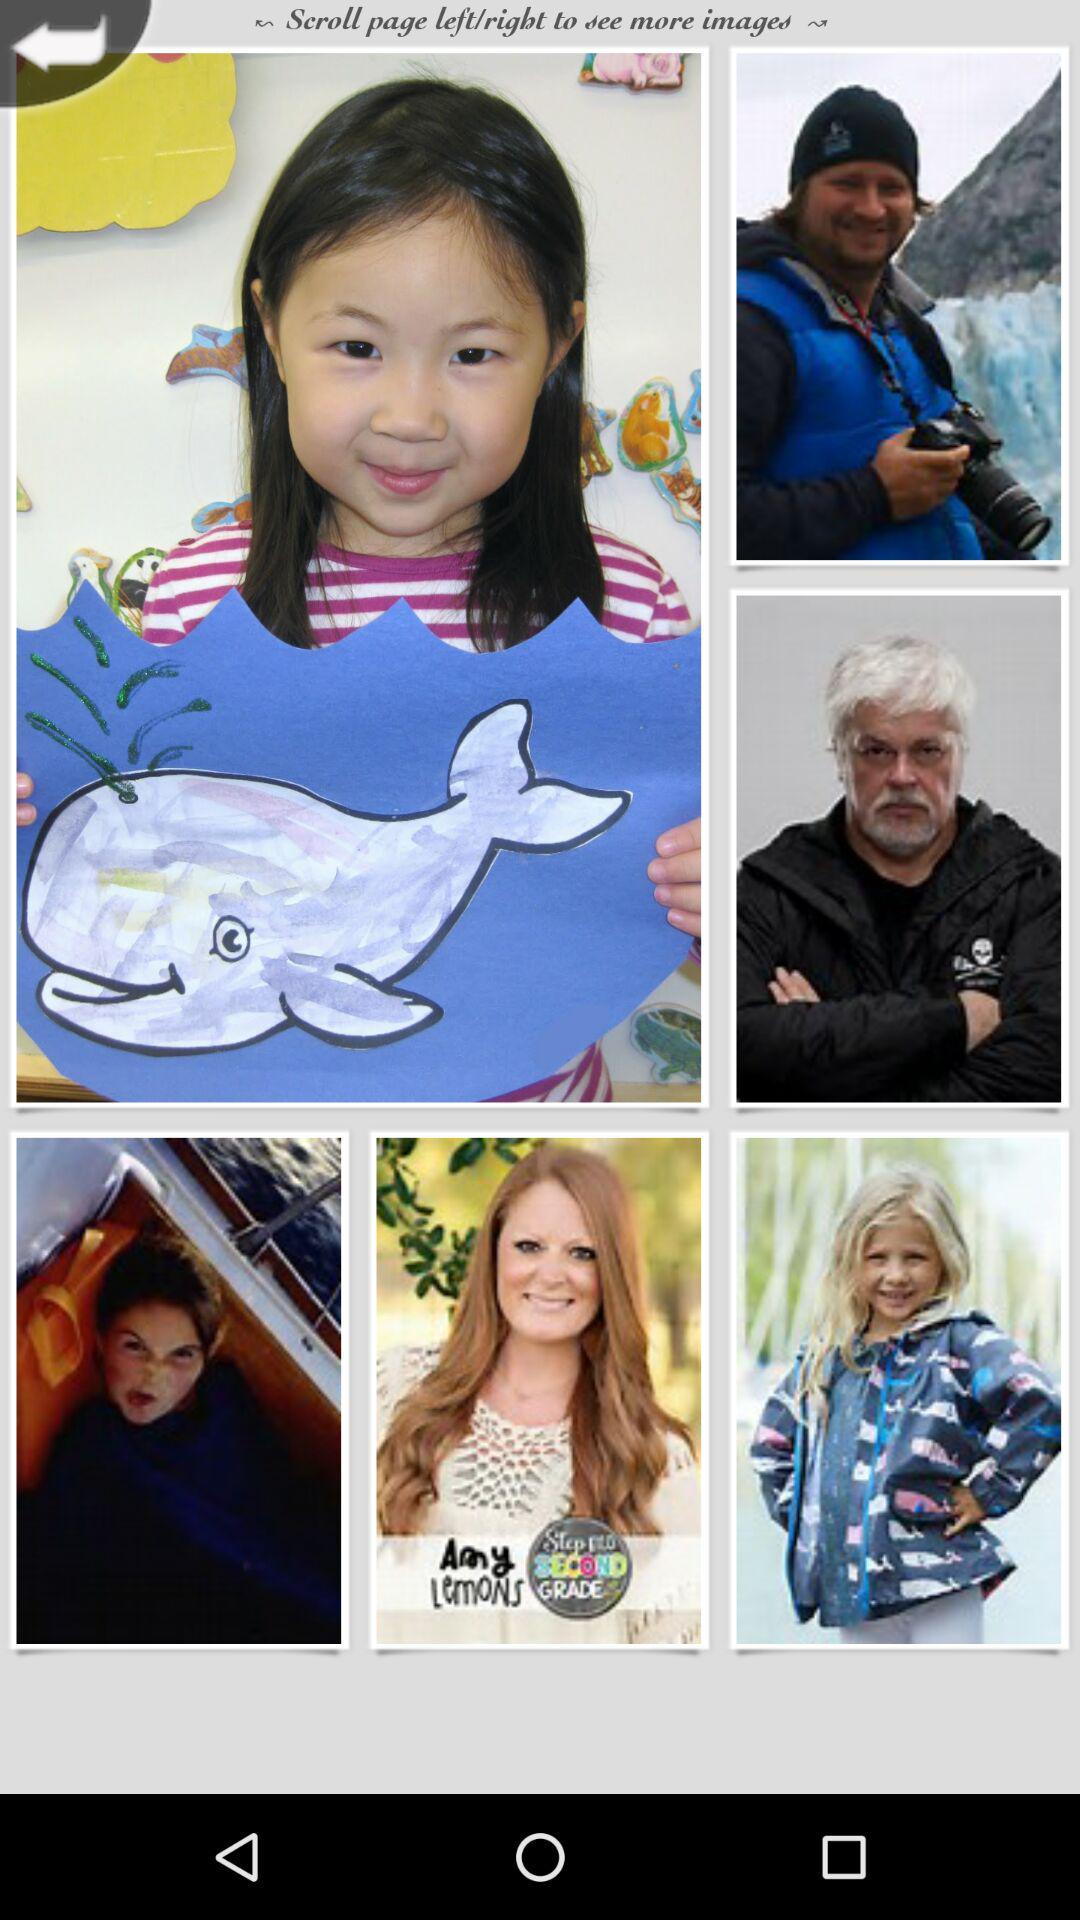  I want to click on young girl holding whale creation, so click(357, 576).